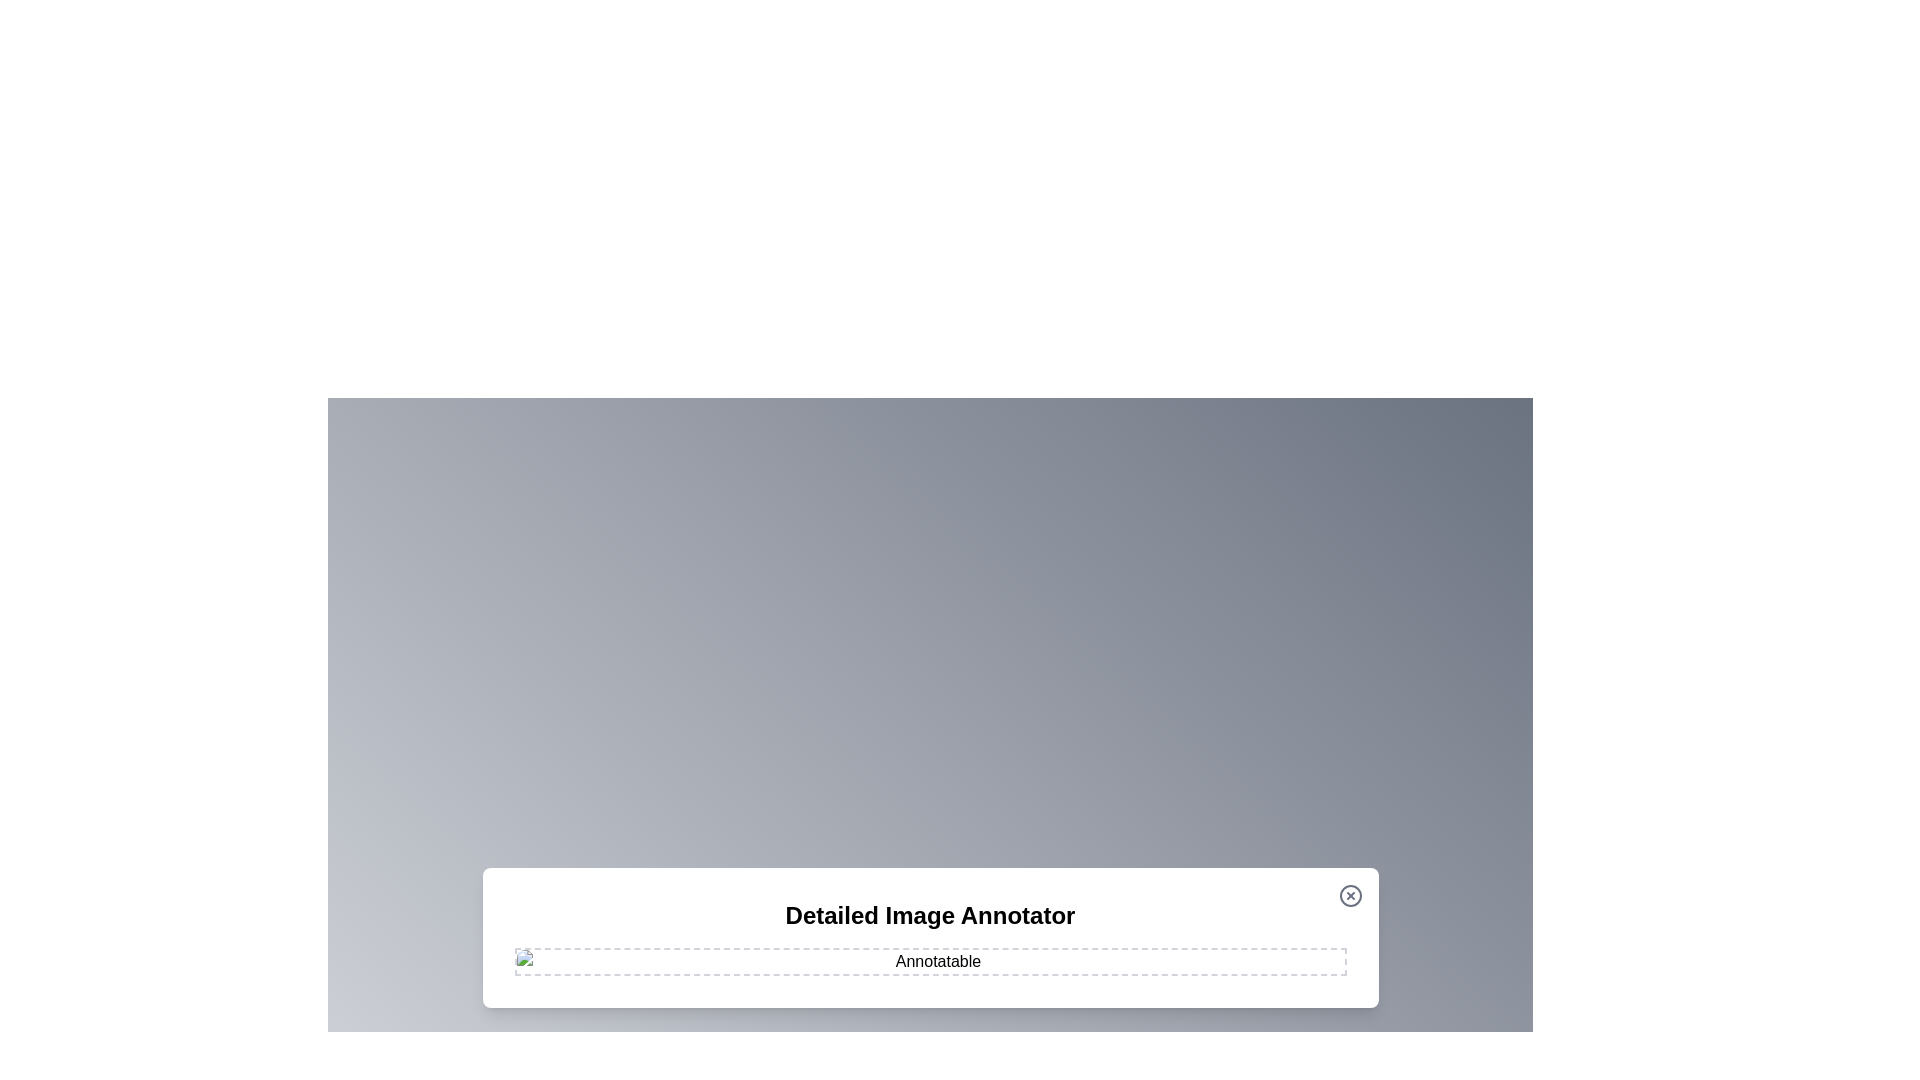  Describe the element at coordinates (1104, 962) in the screenshot. I see `the image at coordinates (1106, 963) to add an annotation` at that location.